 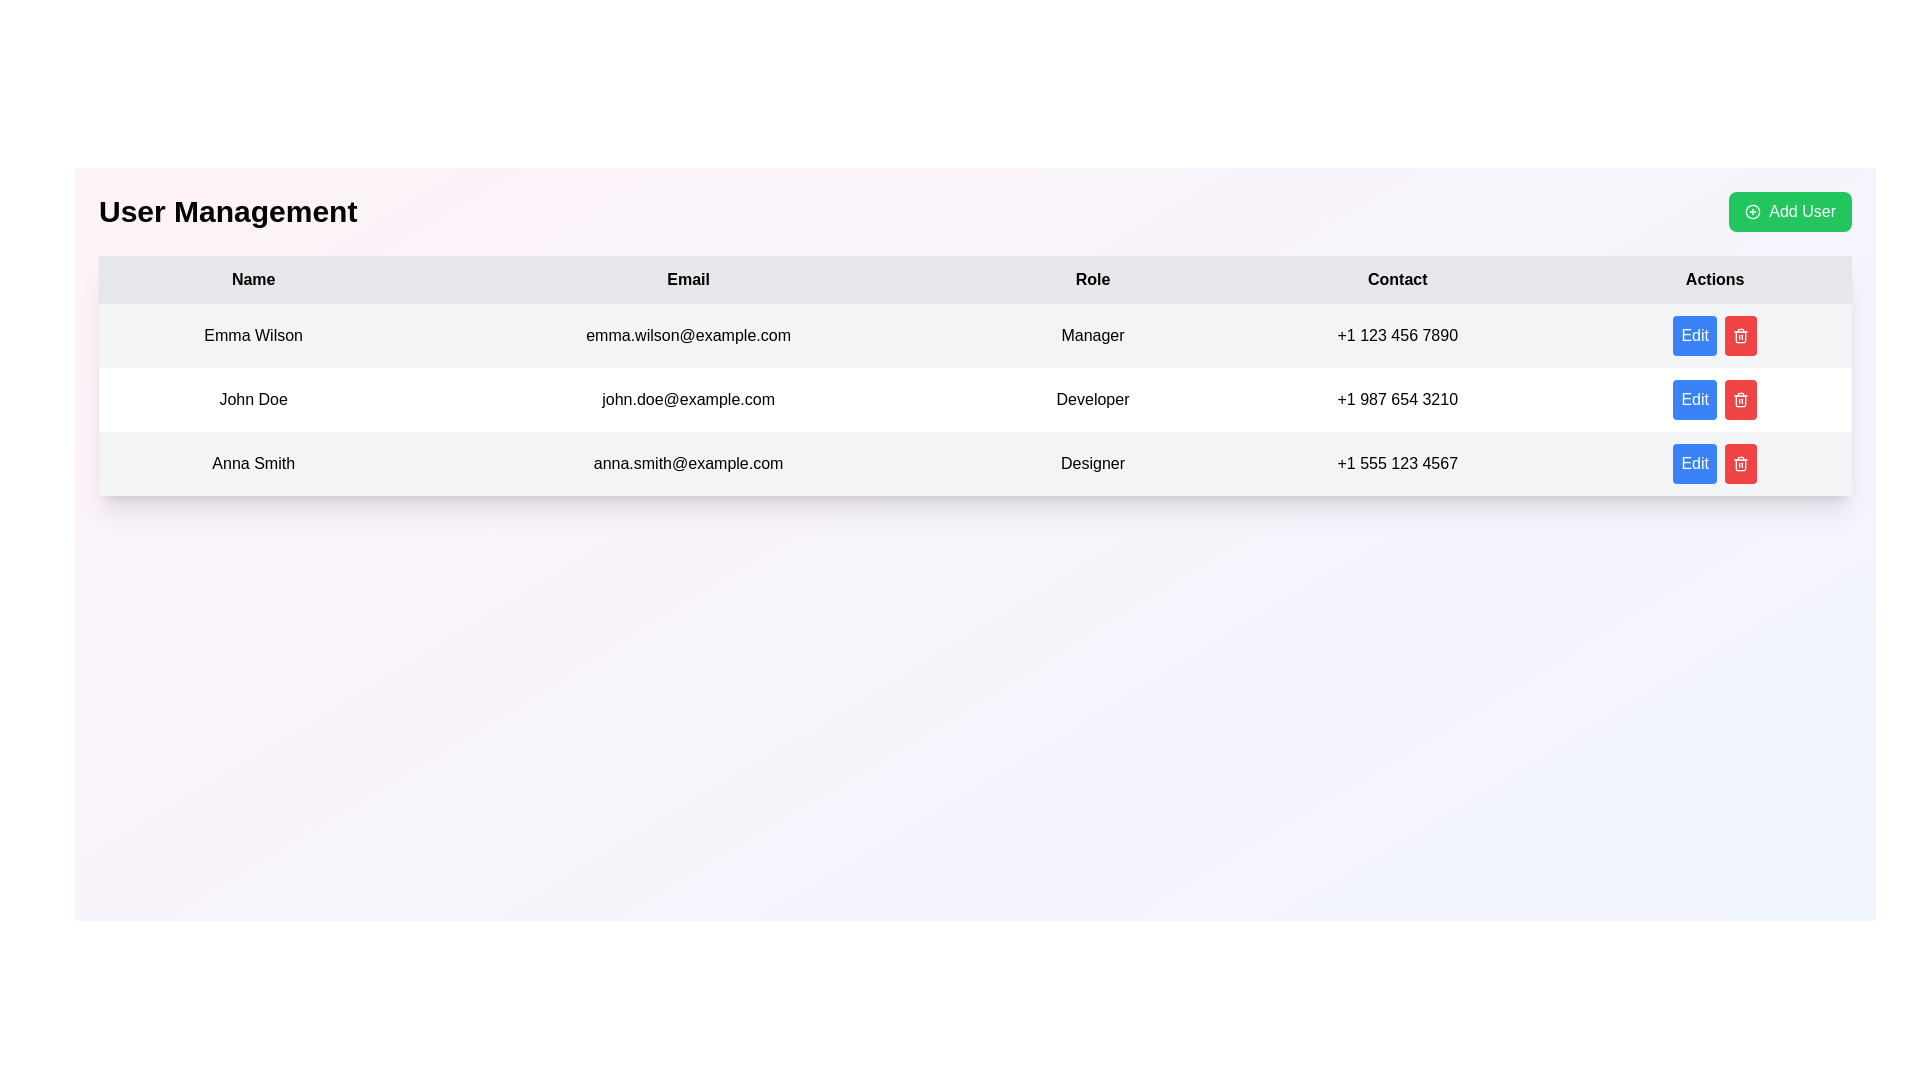 I want to click on the trash can icon button in the 'Actions' column of the row for 'Anna Smith', so click(x=1738, y=463).